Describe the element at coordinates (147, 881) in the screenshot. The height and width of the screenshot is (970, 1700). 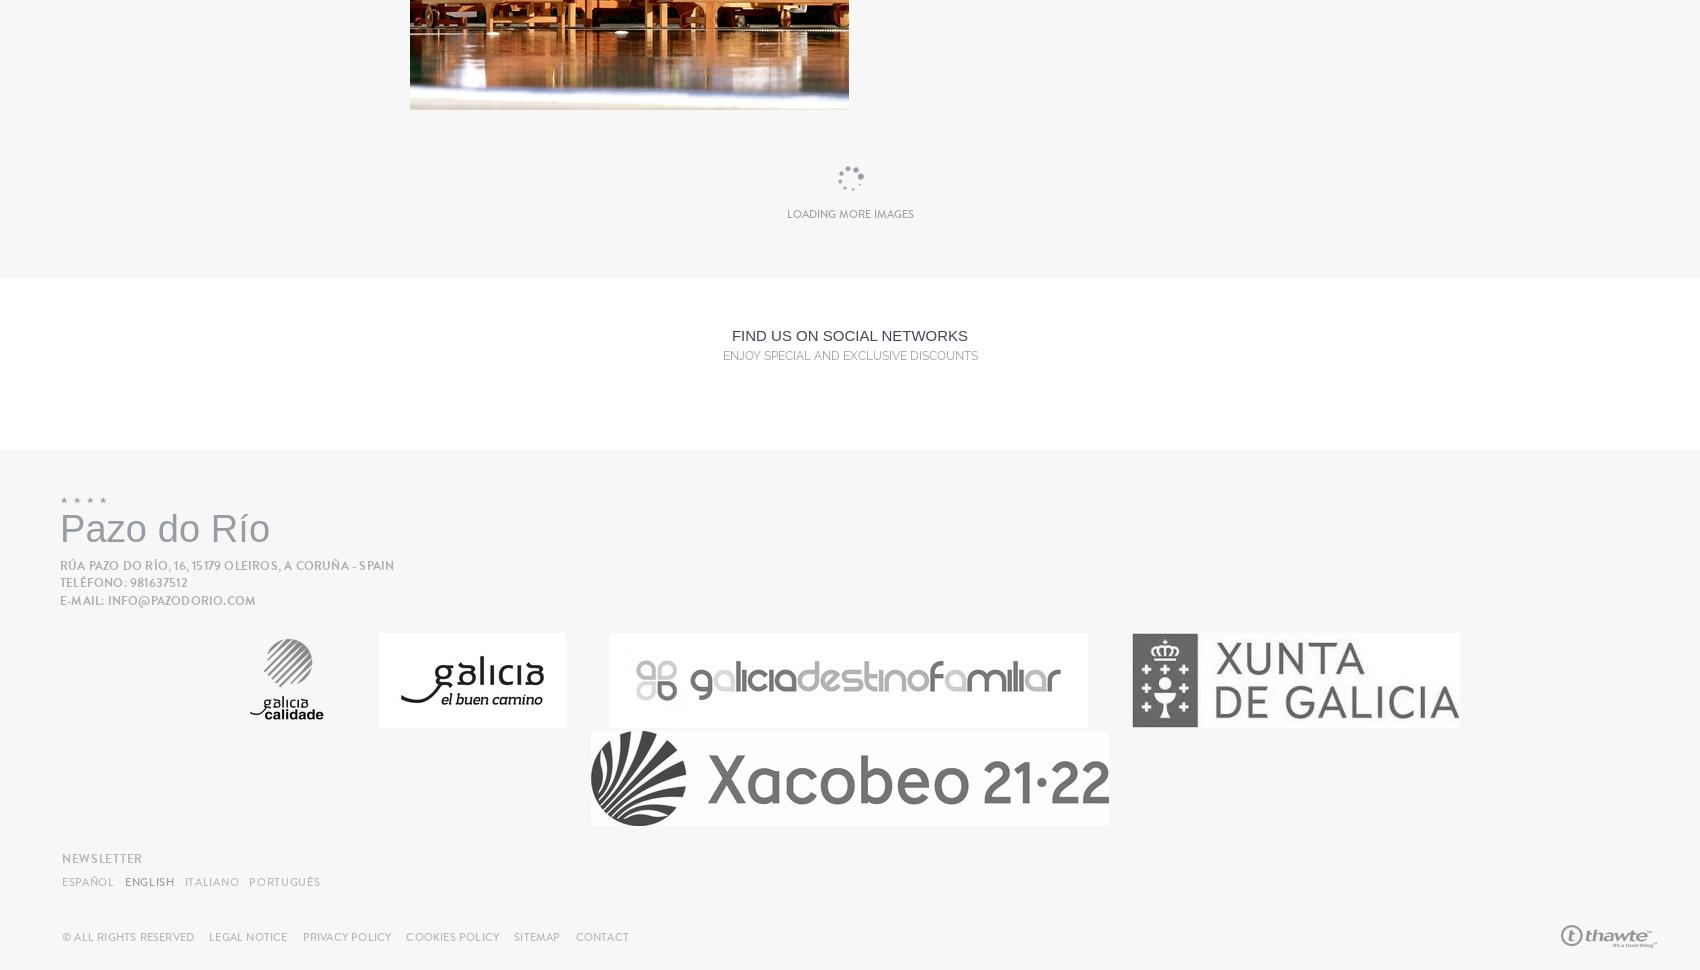
I see `'English'` at that location.